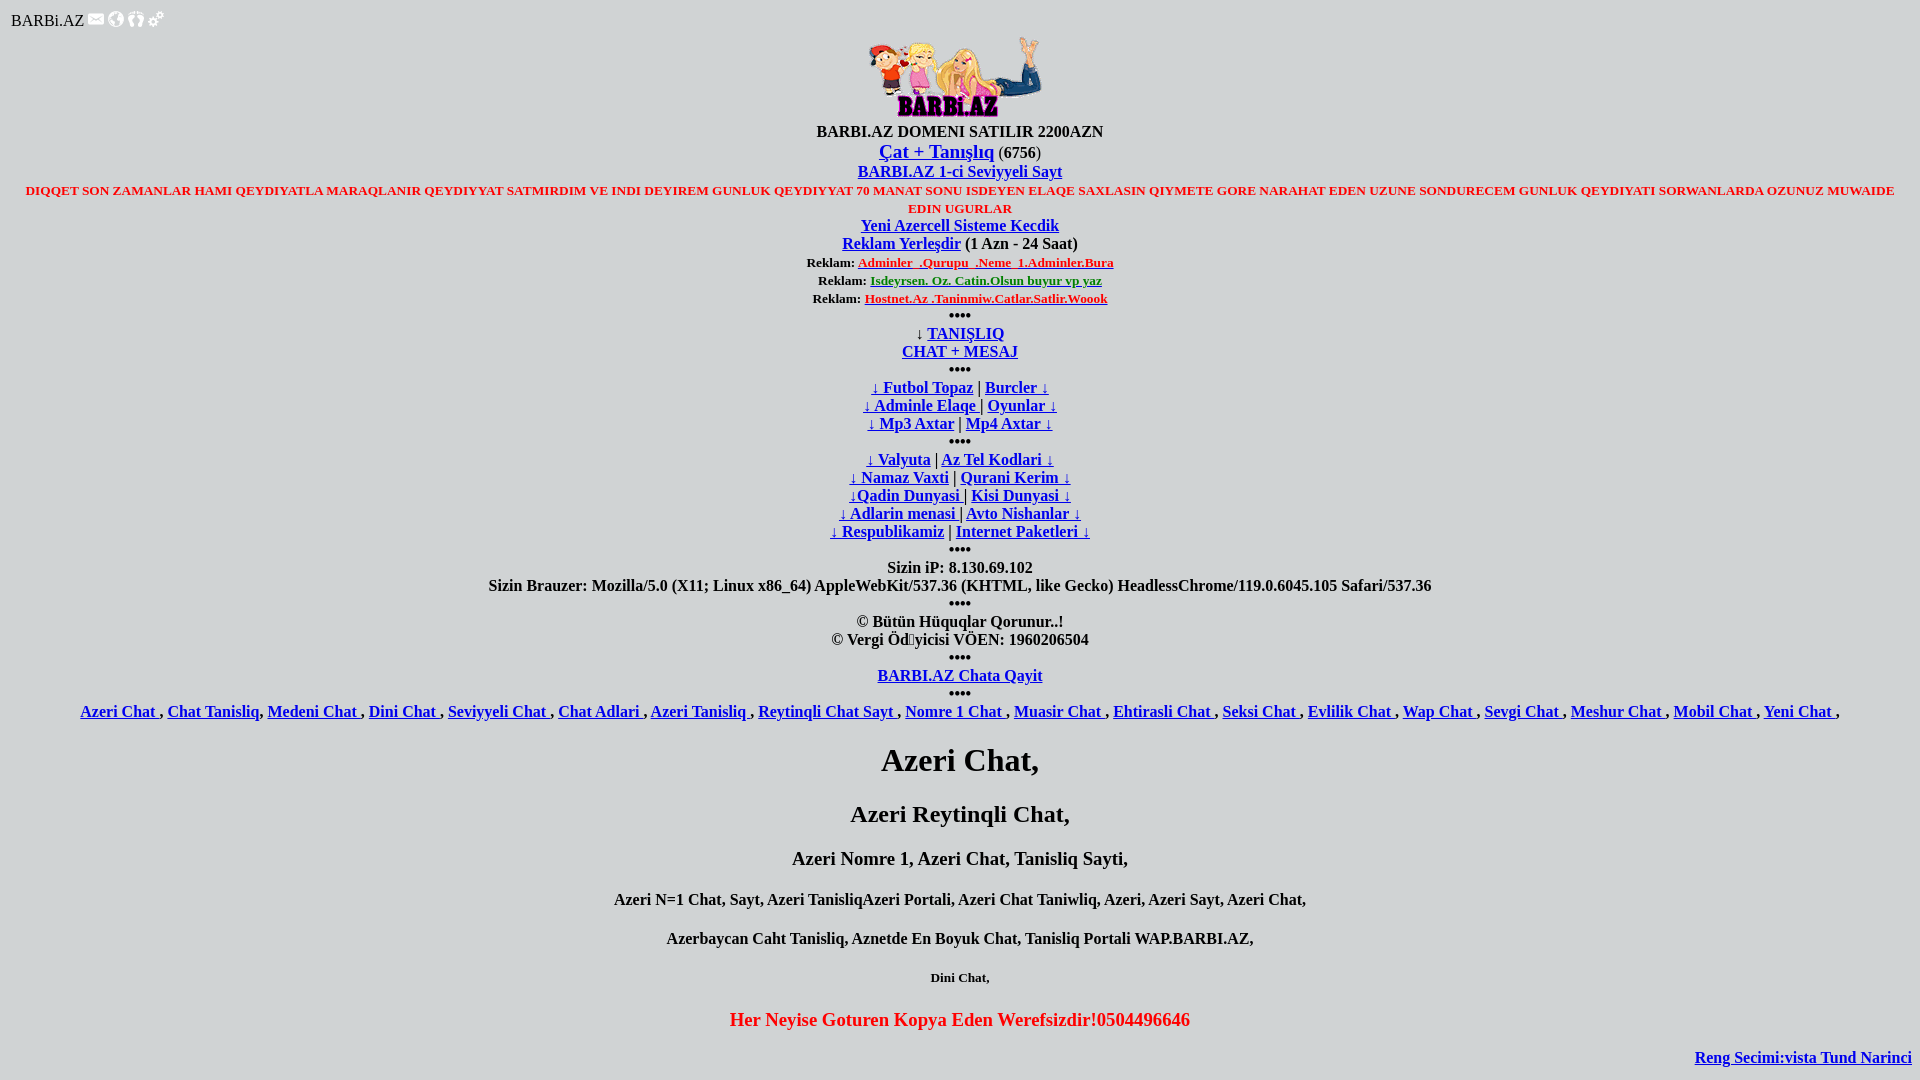 The height and width of the screenshot is (1080, 1920). I want to click on 'Yeni Azercell Sisteme Kecdik', so click(960, 225).